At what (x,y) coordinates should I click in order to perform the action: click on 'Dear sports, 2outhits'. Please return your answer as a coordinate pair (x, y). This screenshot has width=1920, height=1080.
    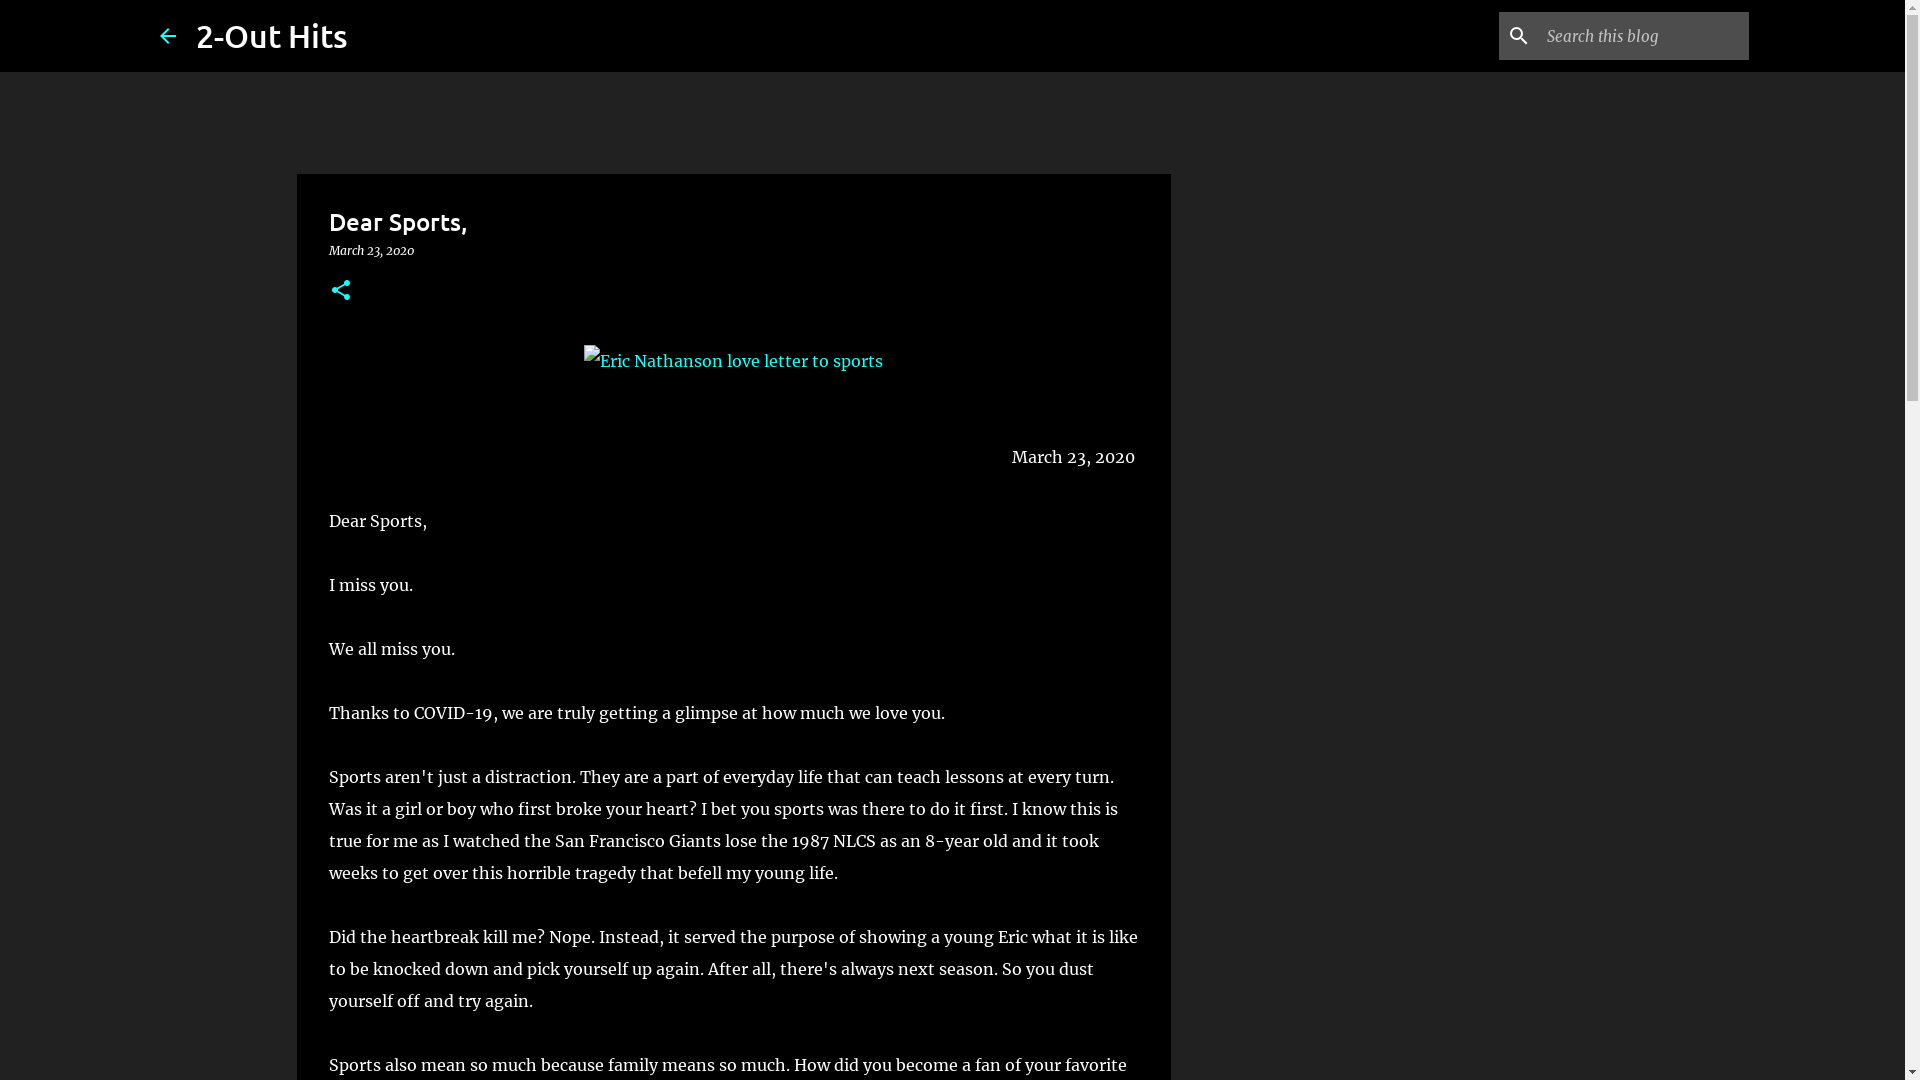
    Looking at the image, I should click on (732, 361).